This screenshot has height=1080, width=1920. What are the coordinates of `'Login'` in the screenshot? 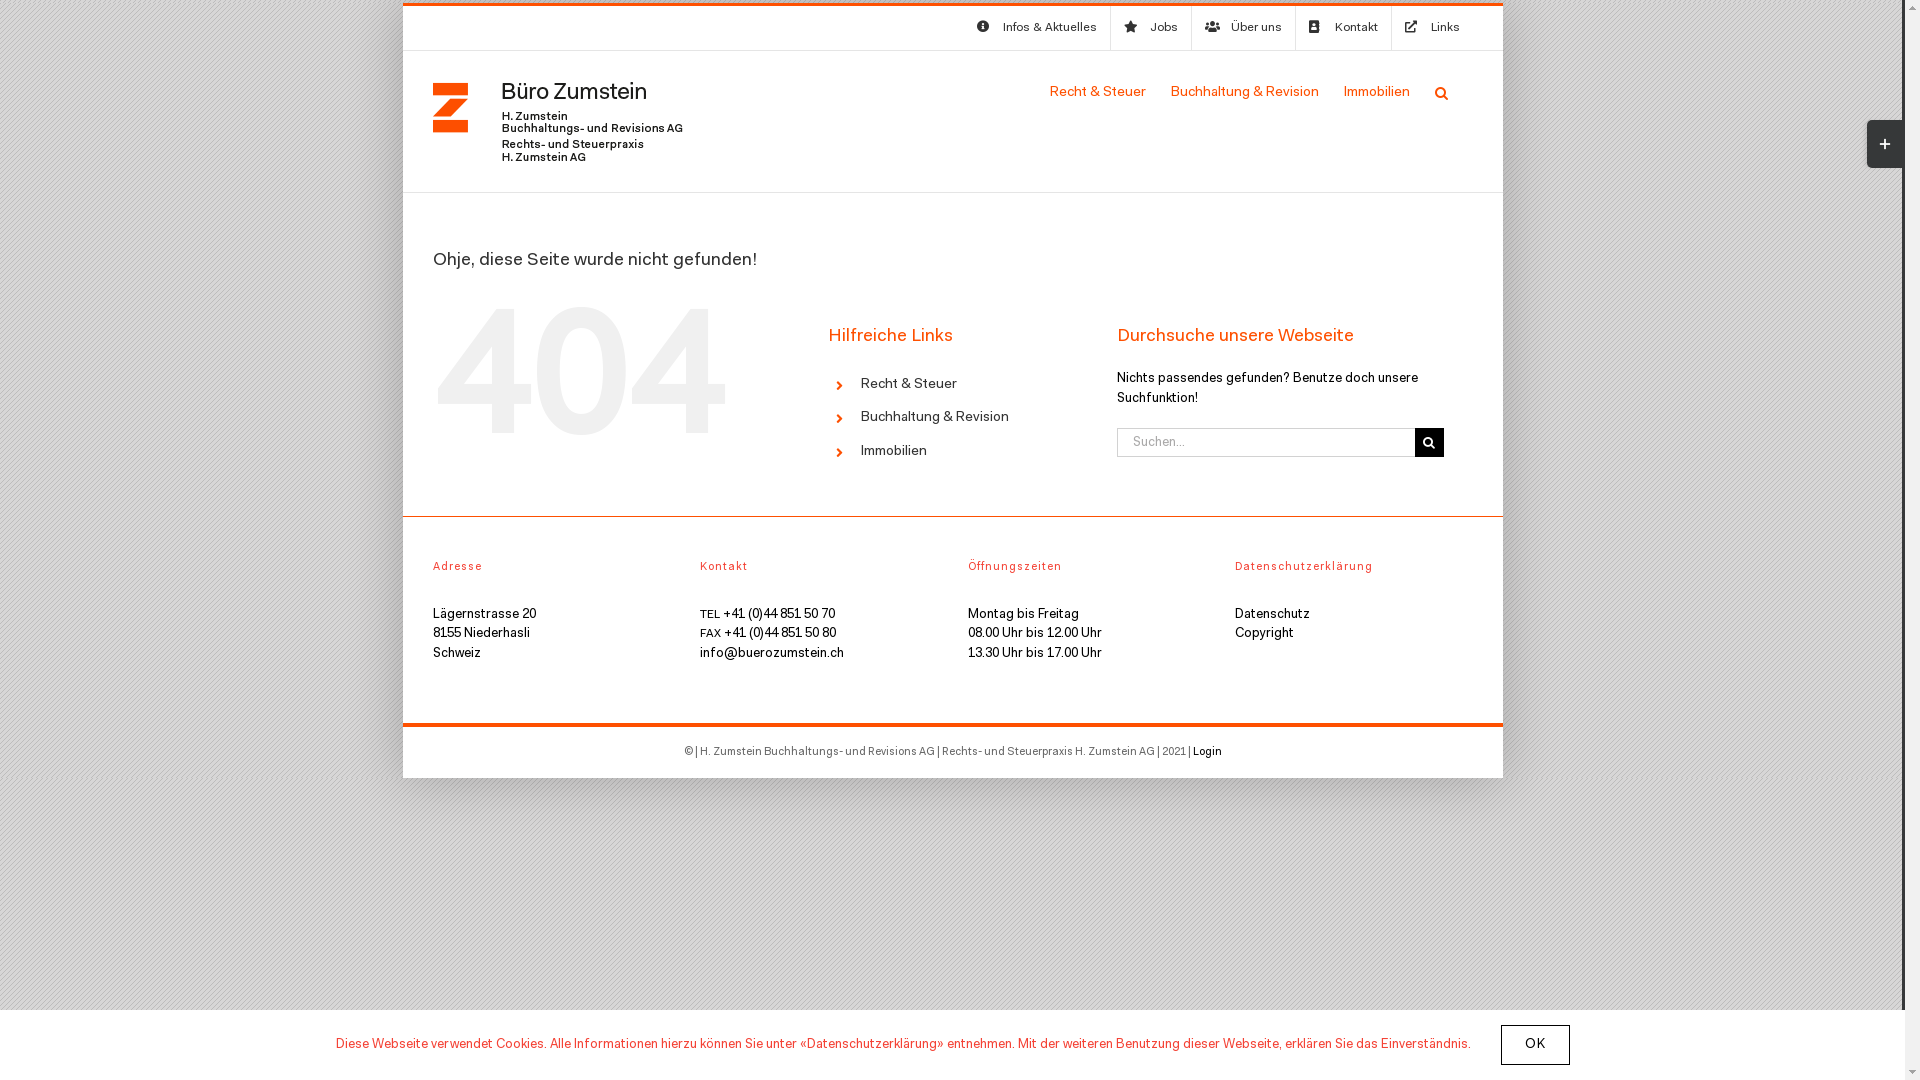 It's located at (1191, 752).